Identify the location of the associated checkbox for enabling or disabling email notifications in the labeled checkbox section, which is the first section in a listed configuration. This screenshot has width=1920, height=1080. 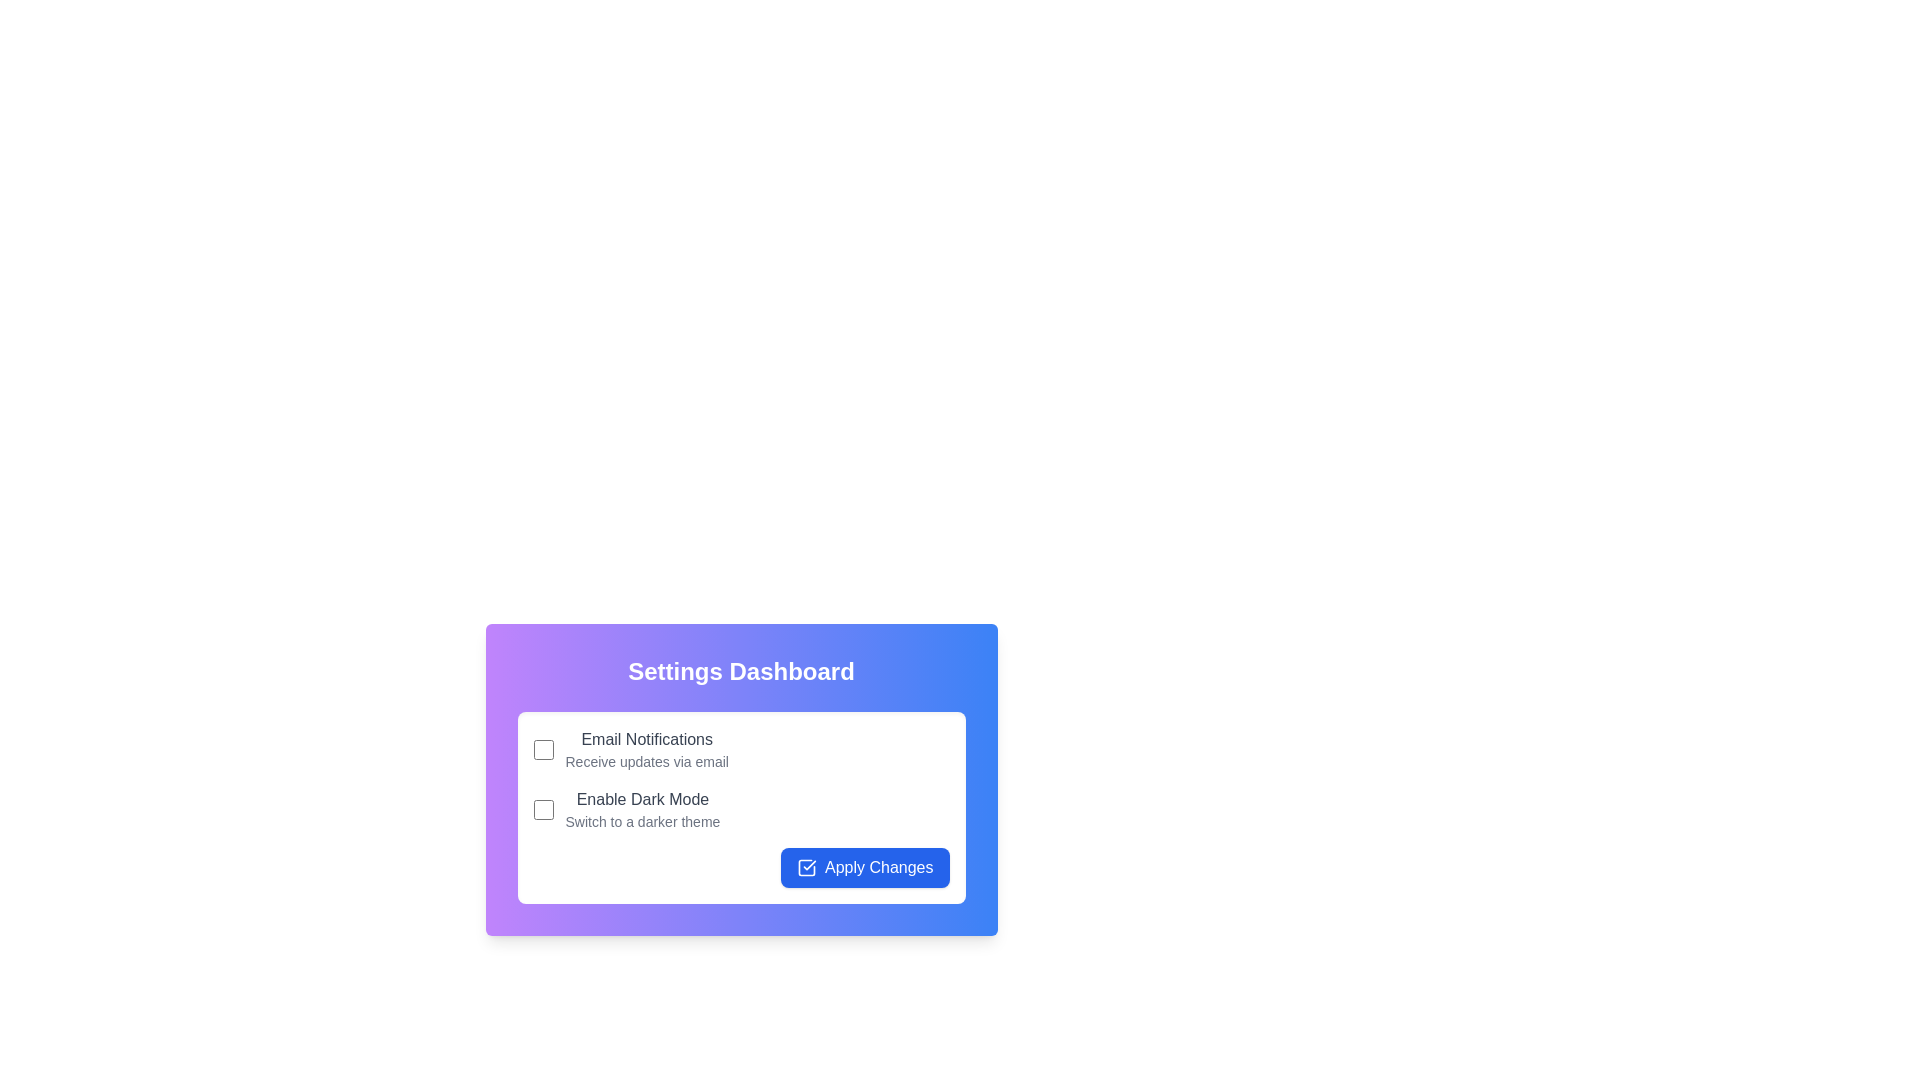
(740, 749).